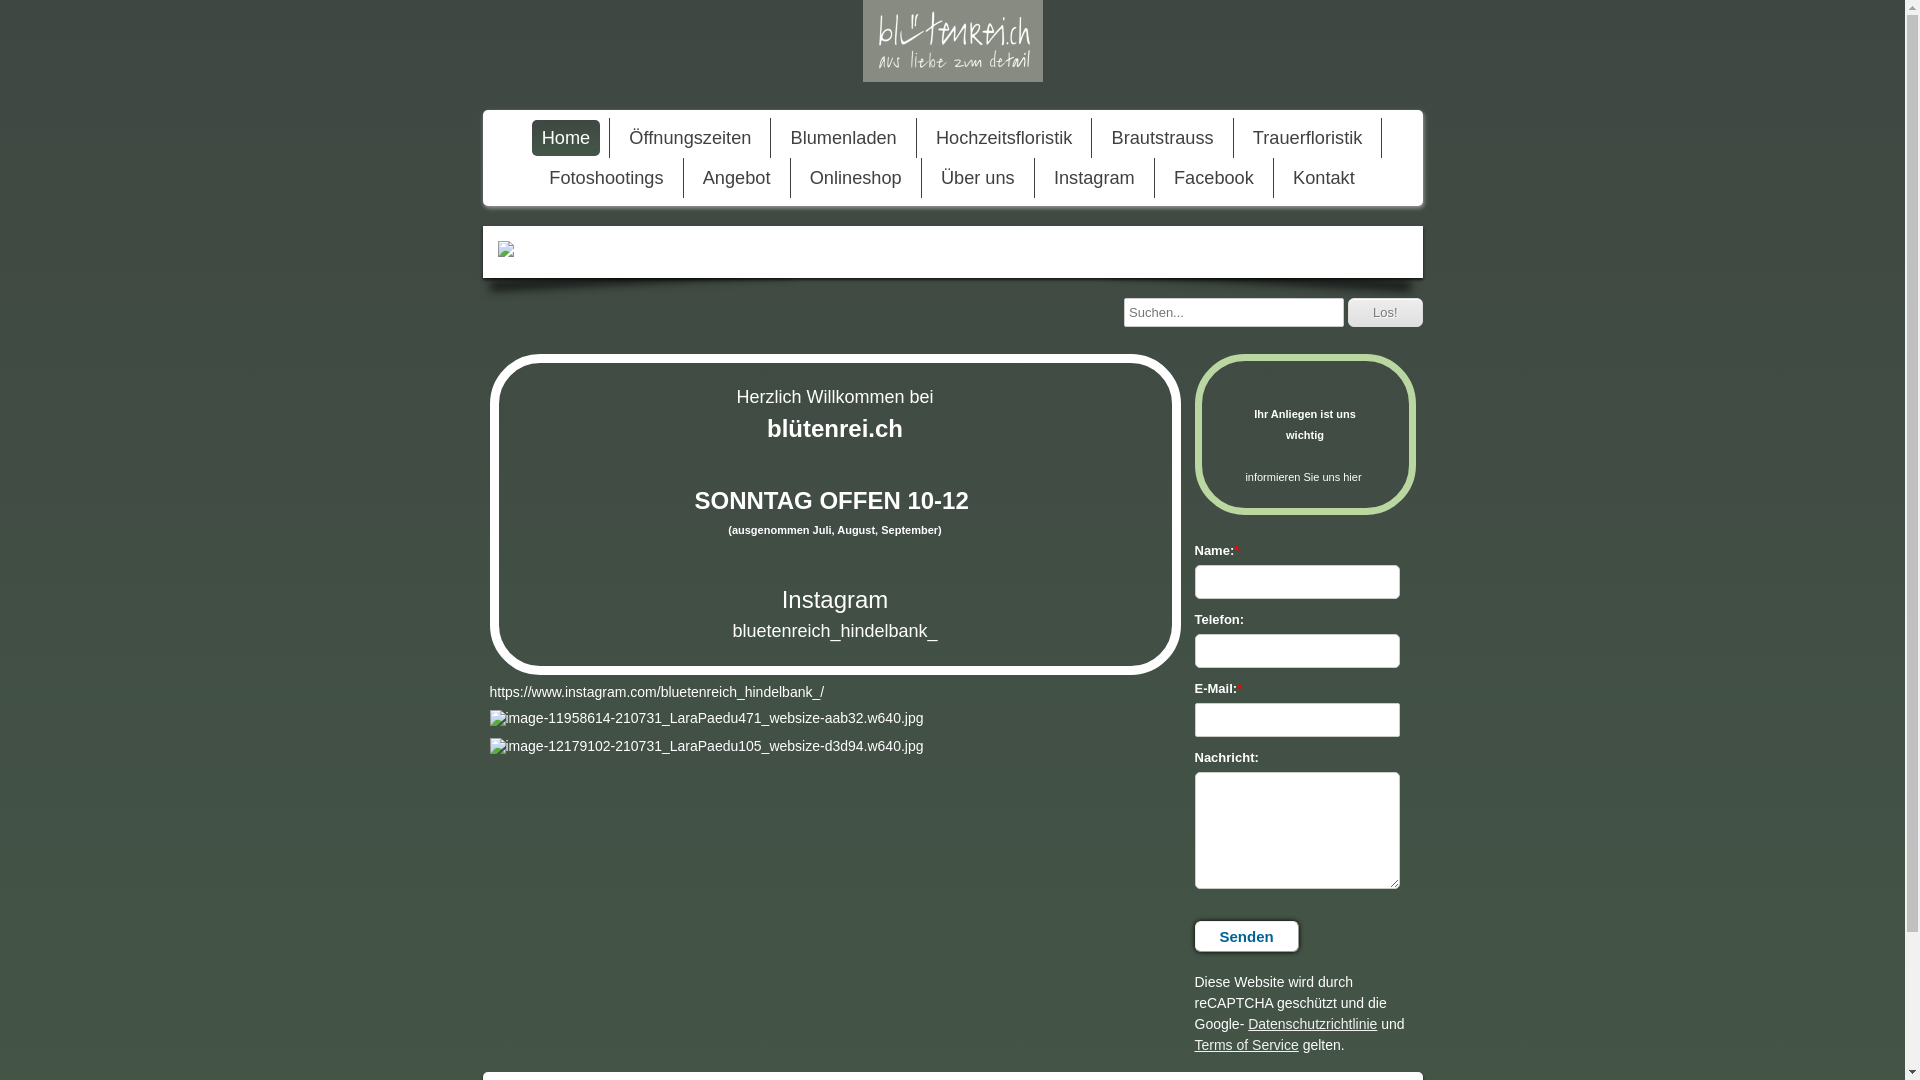  What do you see at coordinates (1245, 936) in the screenshot?
I see `'Senden'` at bounding box center [1245, 936].